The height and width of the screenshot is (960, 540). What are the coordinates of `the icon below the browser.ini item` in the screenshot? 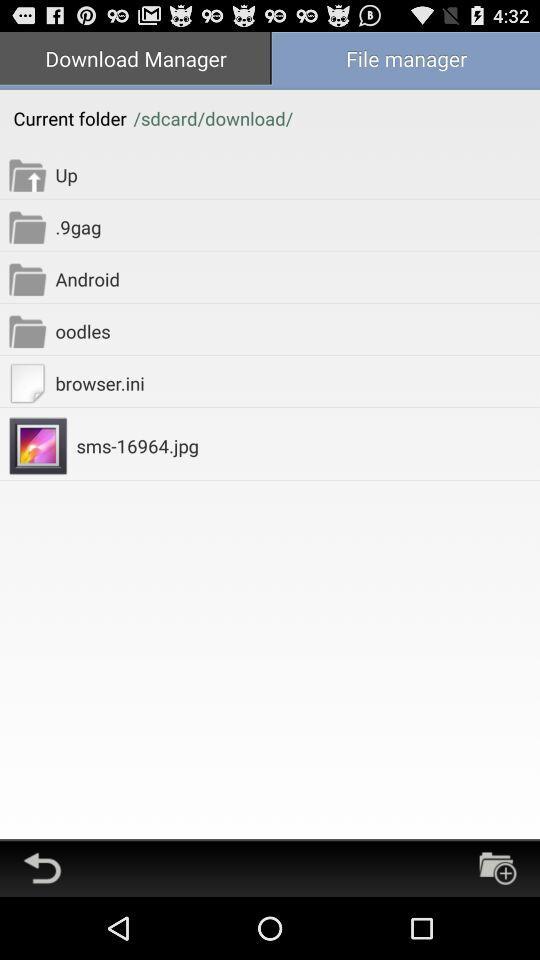 It's located at (308, 445).